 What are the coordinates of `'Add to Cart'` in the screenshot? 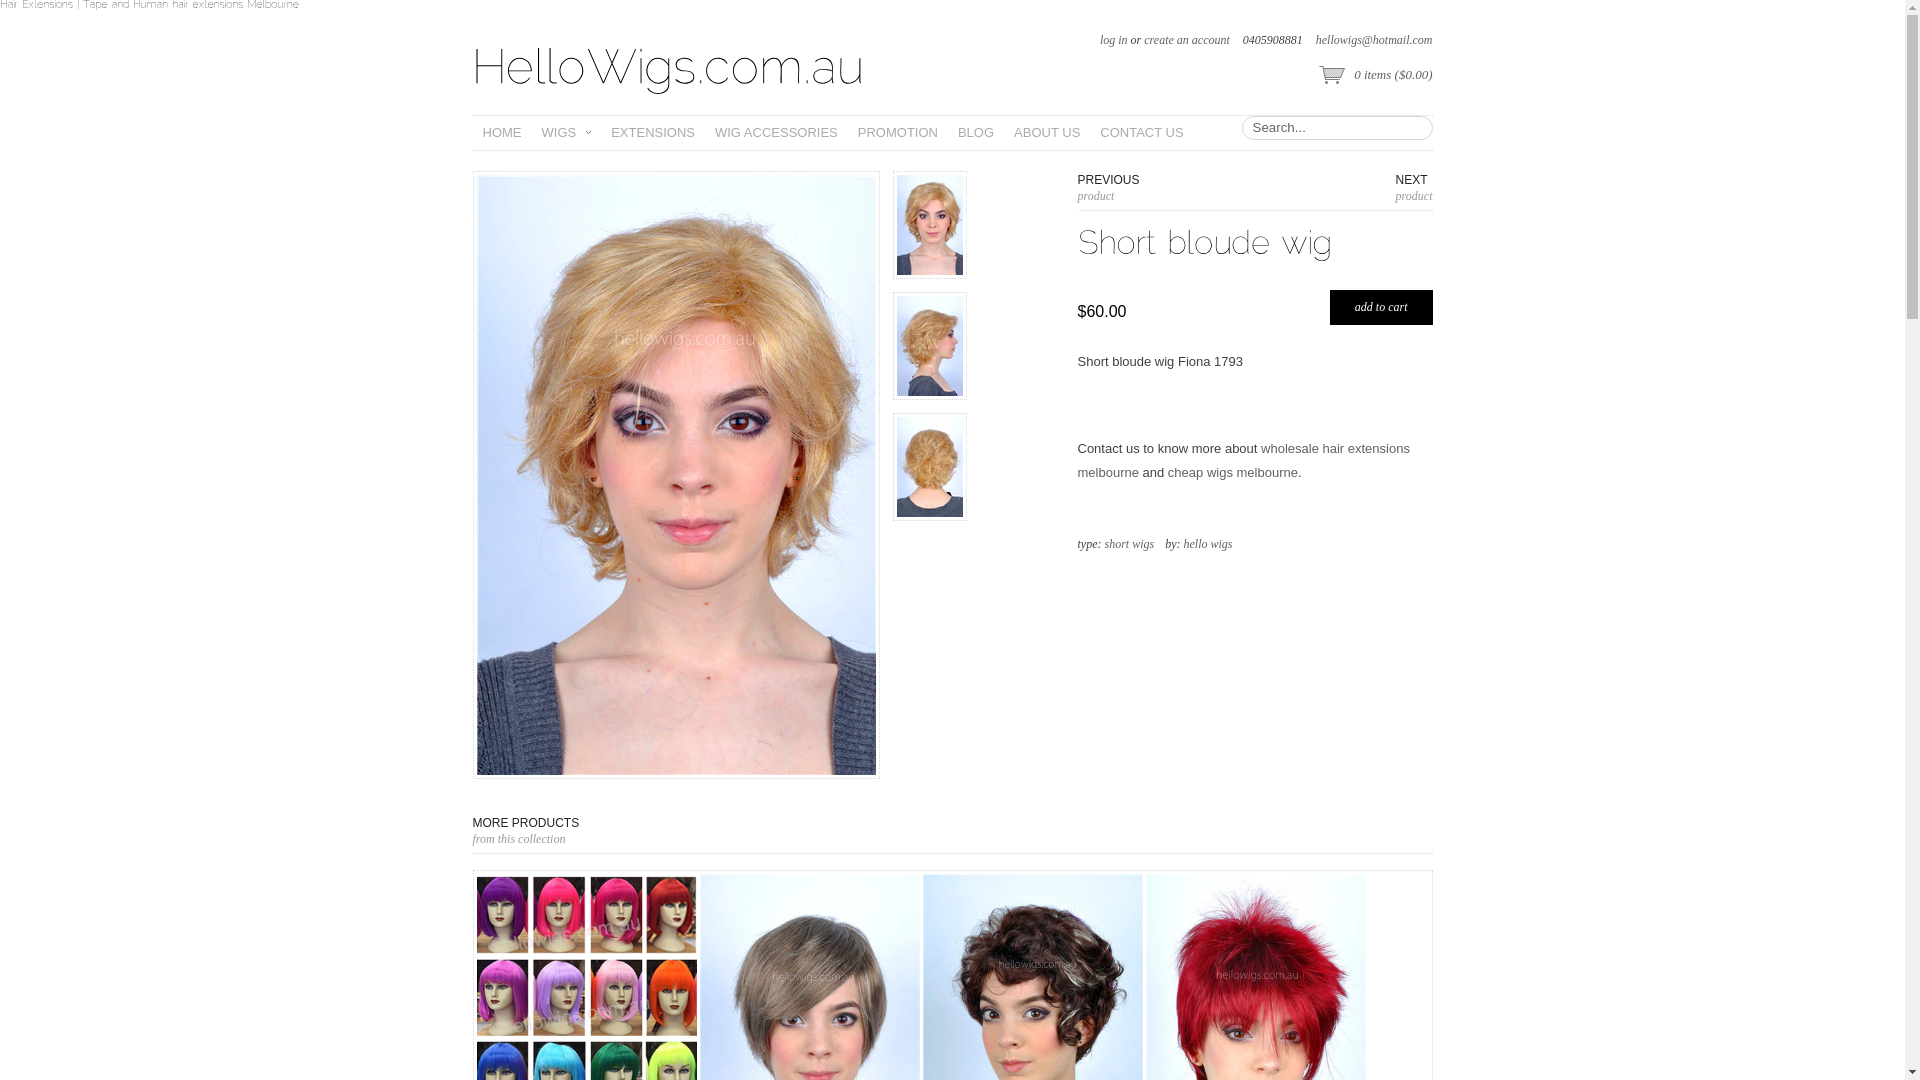 It's located at (1329, 307).